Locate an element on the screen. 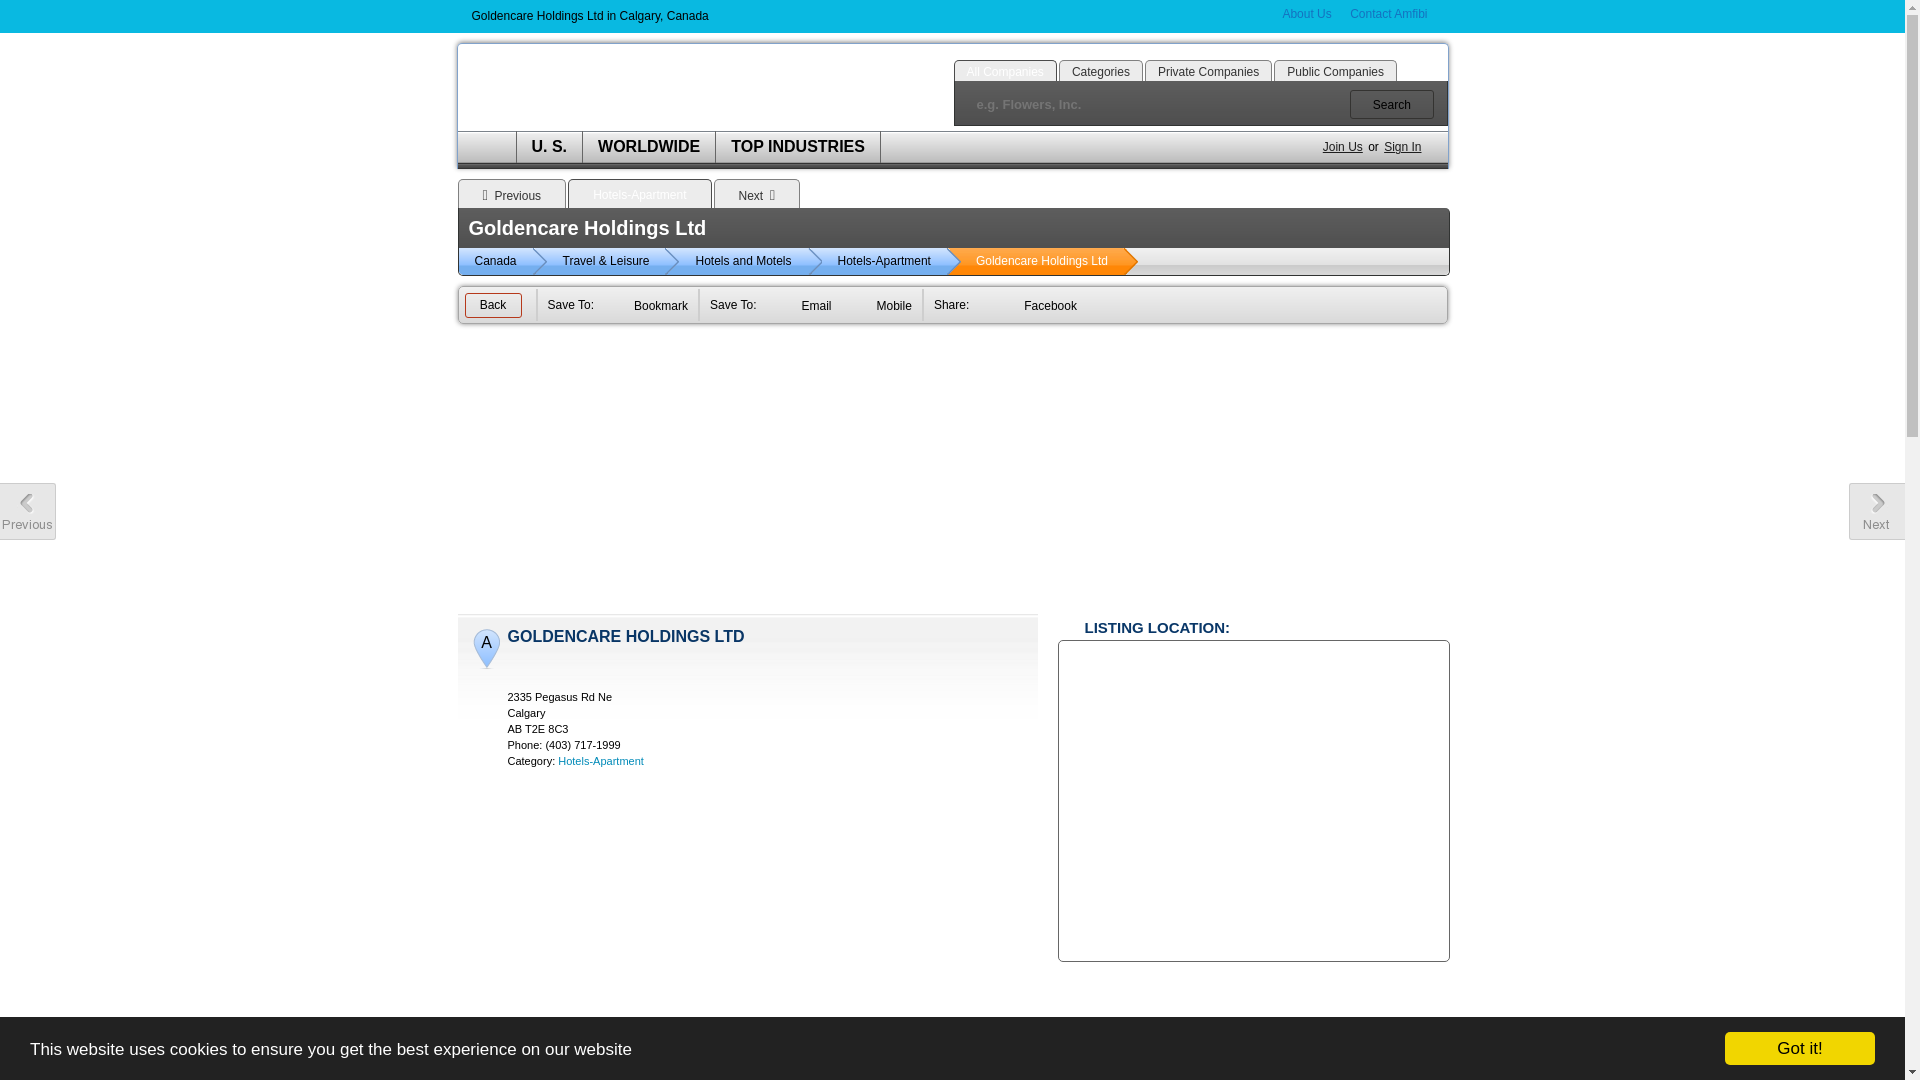 The height and width of the screenshot is (1080, 1920). 'Contact Amfibi' is located at coordinates (1386, 14).